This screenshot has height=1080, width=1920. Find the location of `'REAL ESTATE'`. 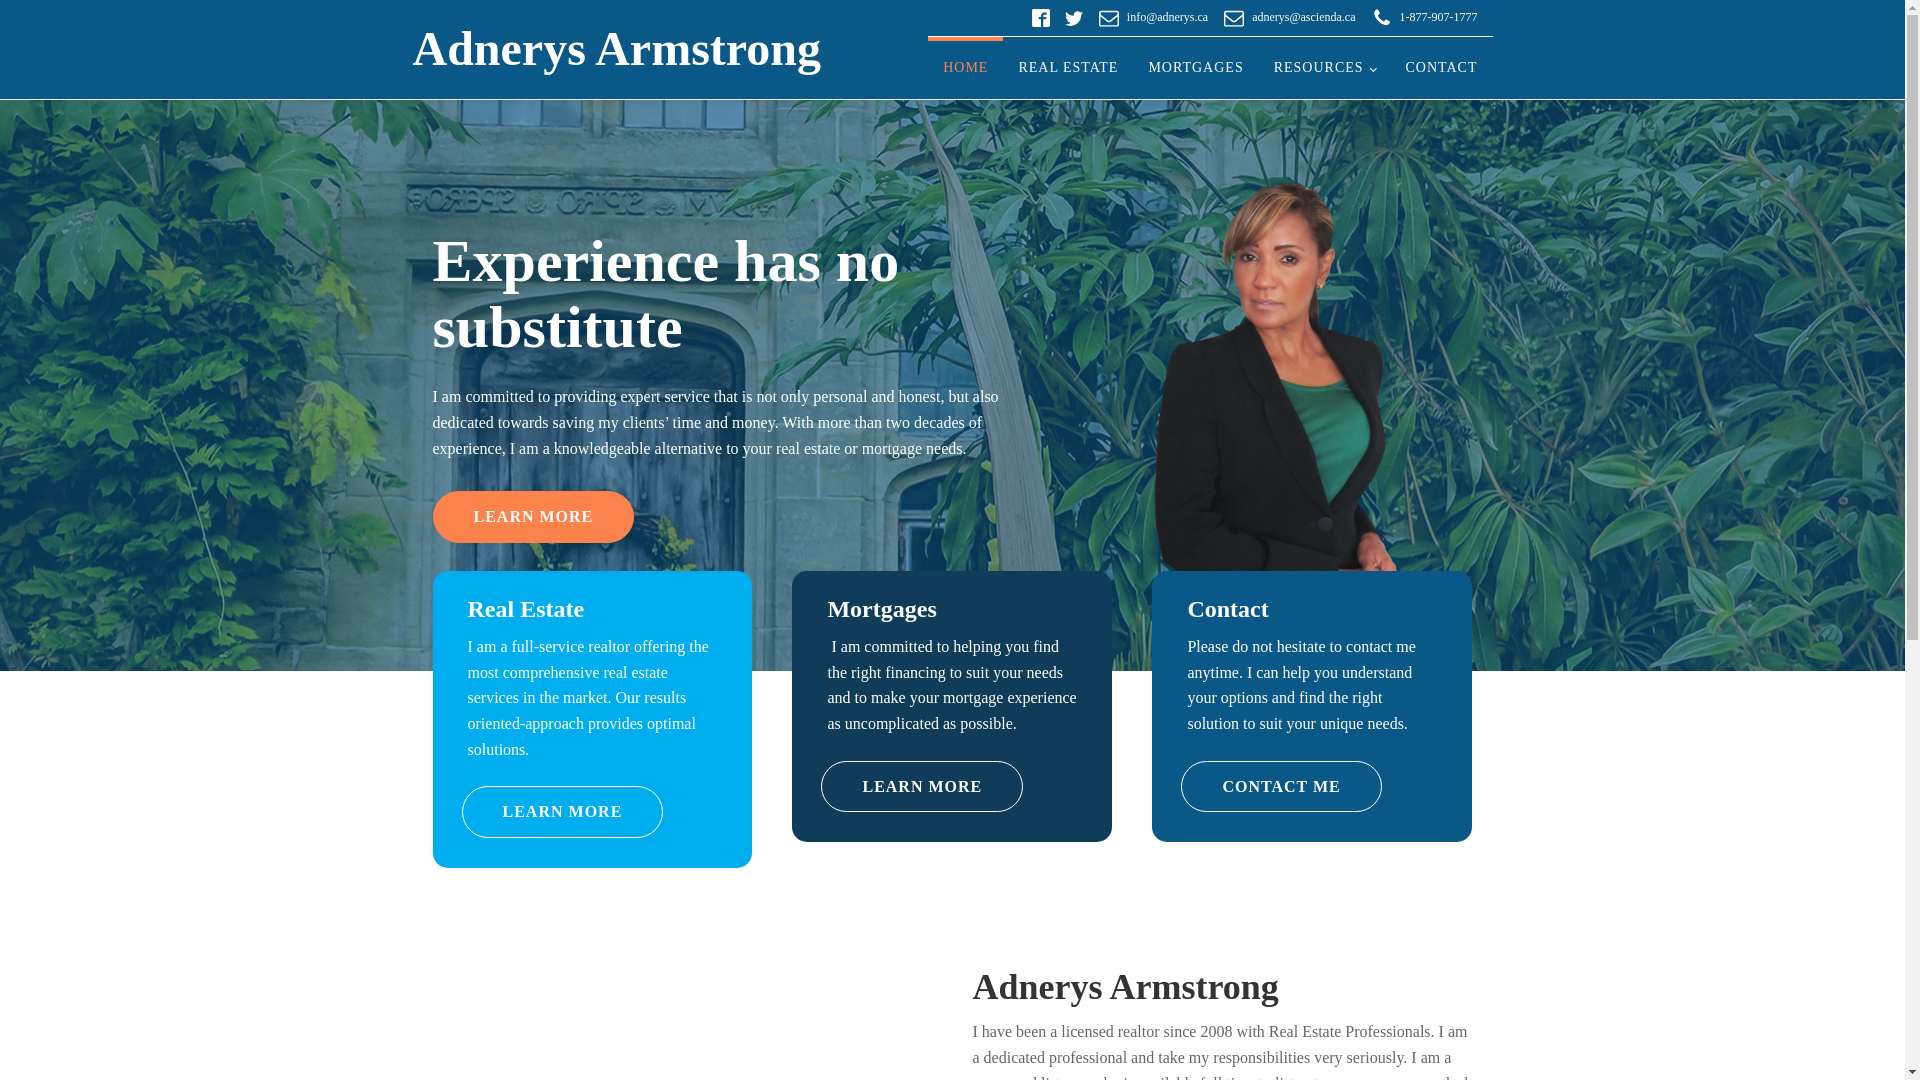

'REAL ESTATE' is located at coordinates (1066, 67).